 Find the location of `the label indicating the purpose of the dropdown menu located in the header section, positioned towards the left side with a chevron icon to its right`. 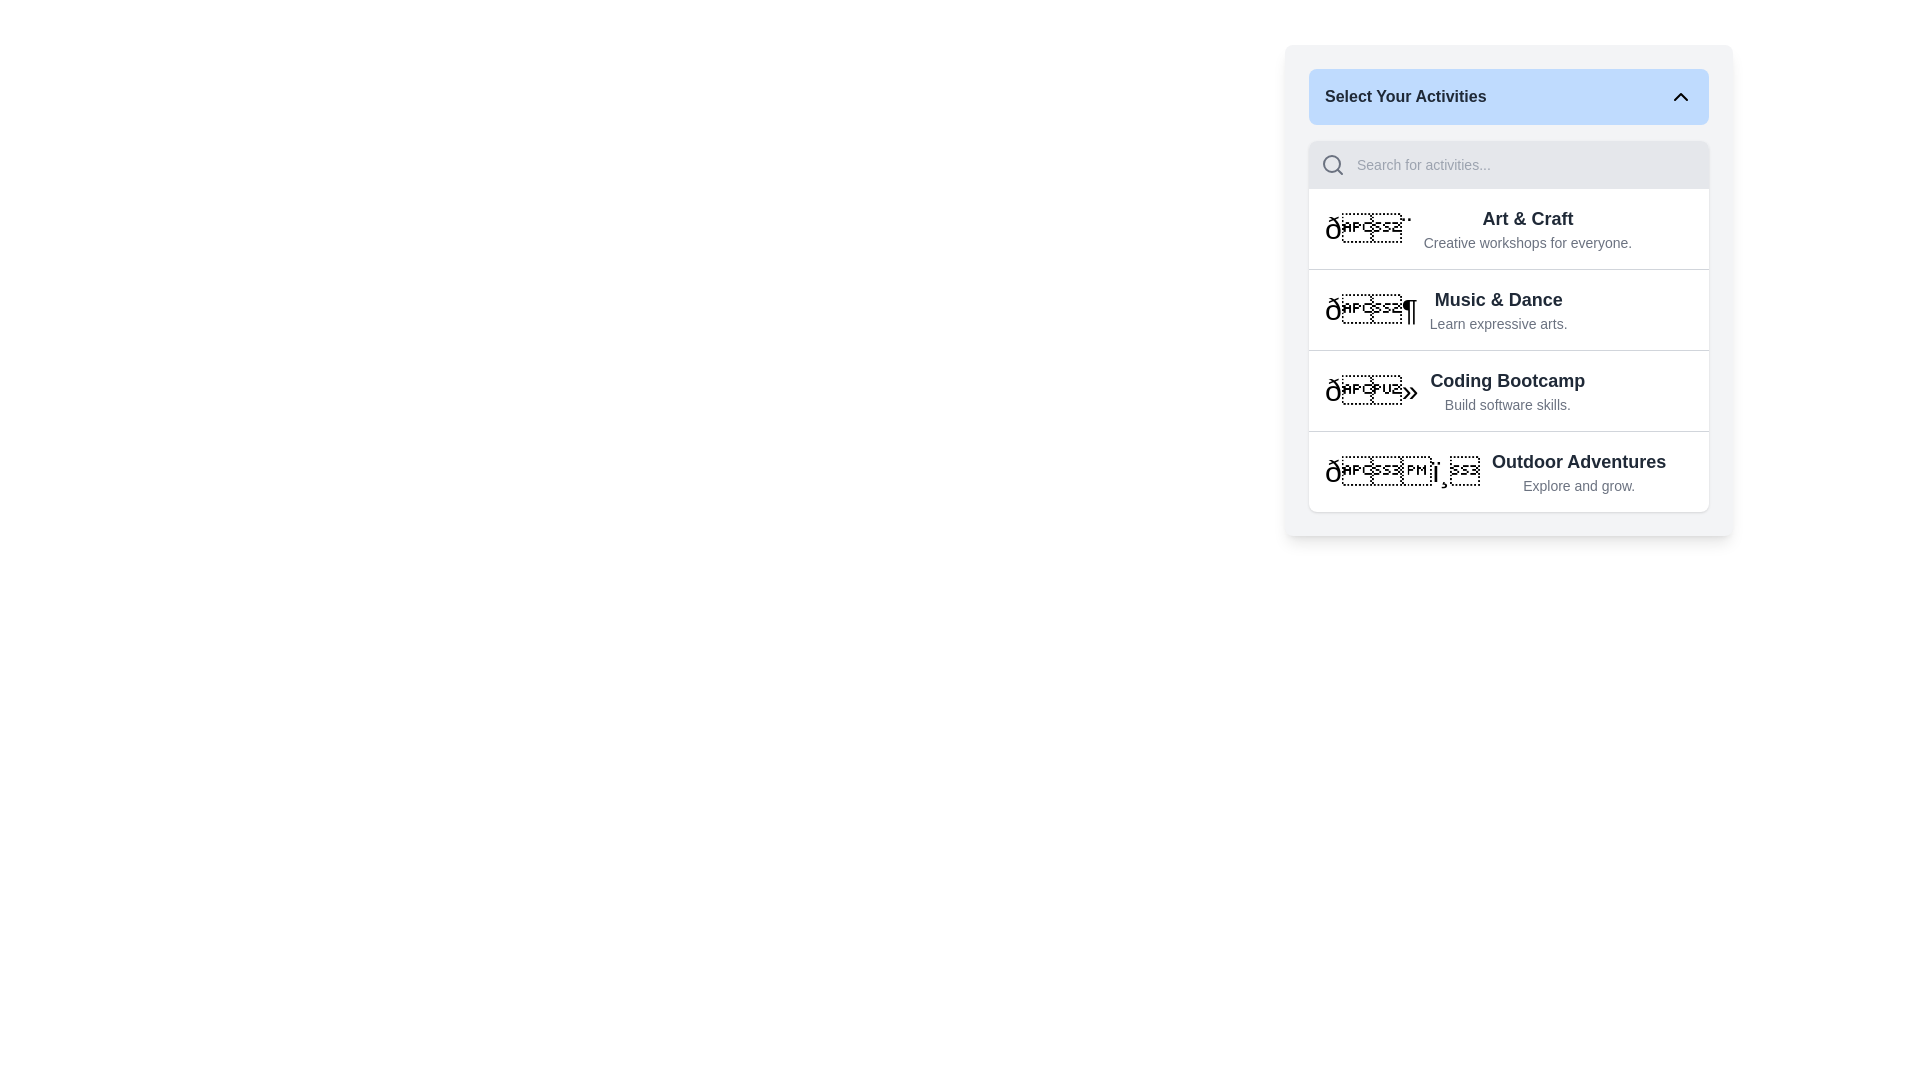

the label indicating the purpose of the dropdown menu located in the header section, positioned towards the left side with a chevron icon to its right is located at coordinates (1404, 96).